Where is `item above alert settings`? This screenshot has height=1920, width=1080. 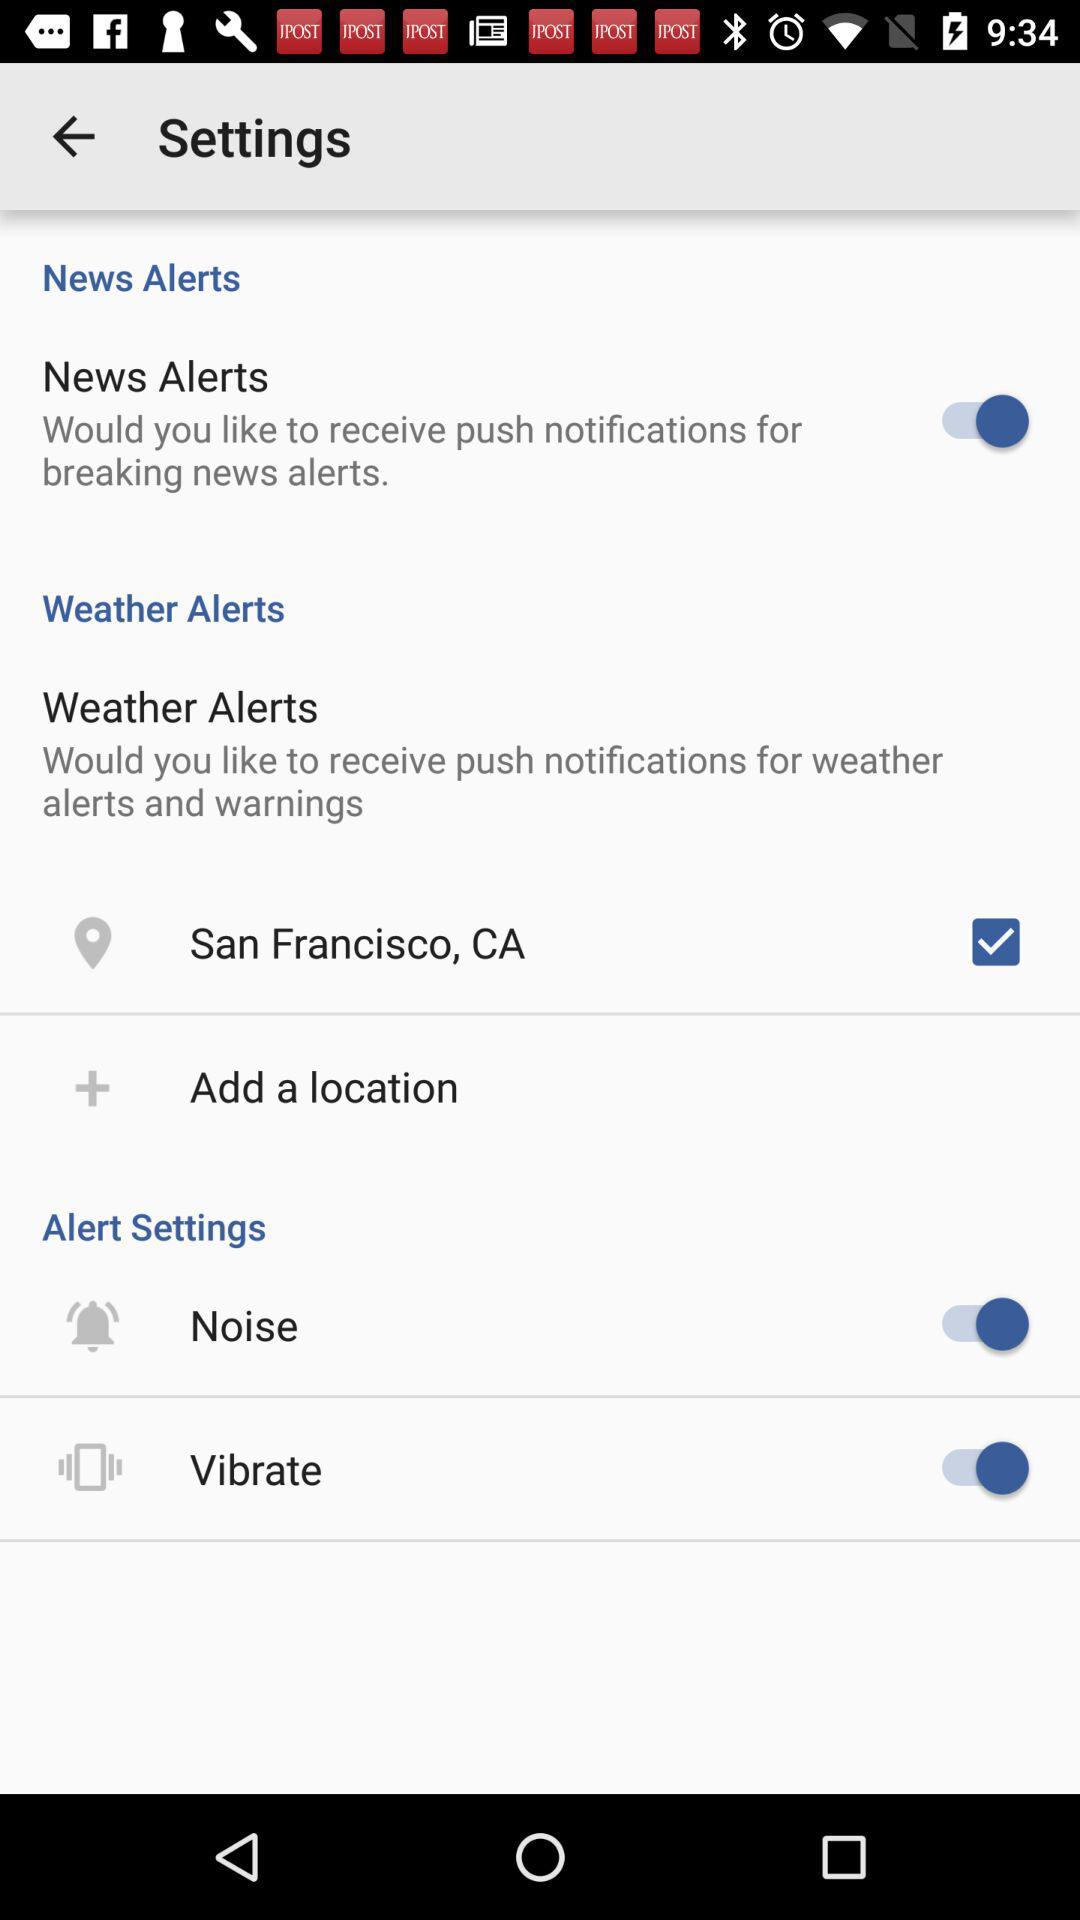 item above alert settings is located at coordinates (323, 1084).